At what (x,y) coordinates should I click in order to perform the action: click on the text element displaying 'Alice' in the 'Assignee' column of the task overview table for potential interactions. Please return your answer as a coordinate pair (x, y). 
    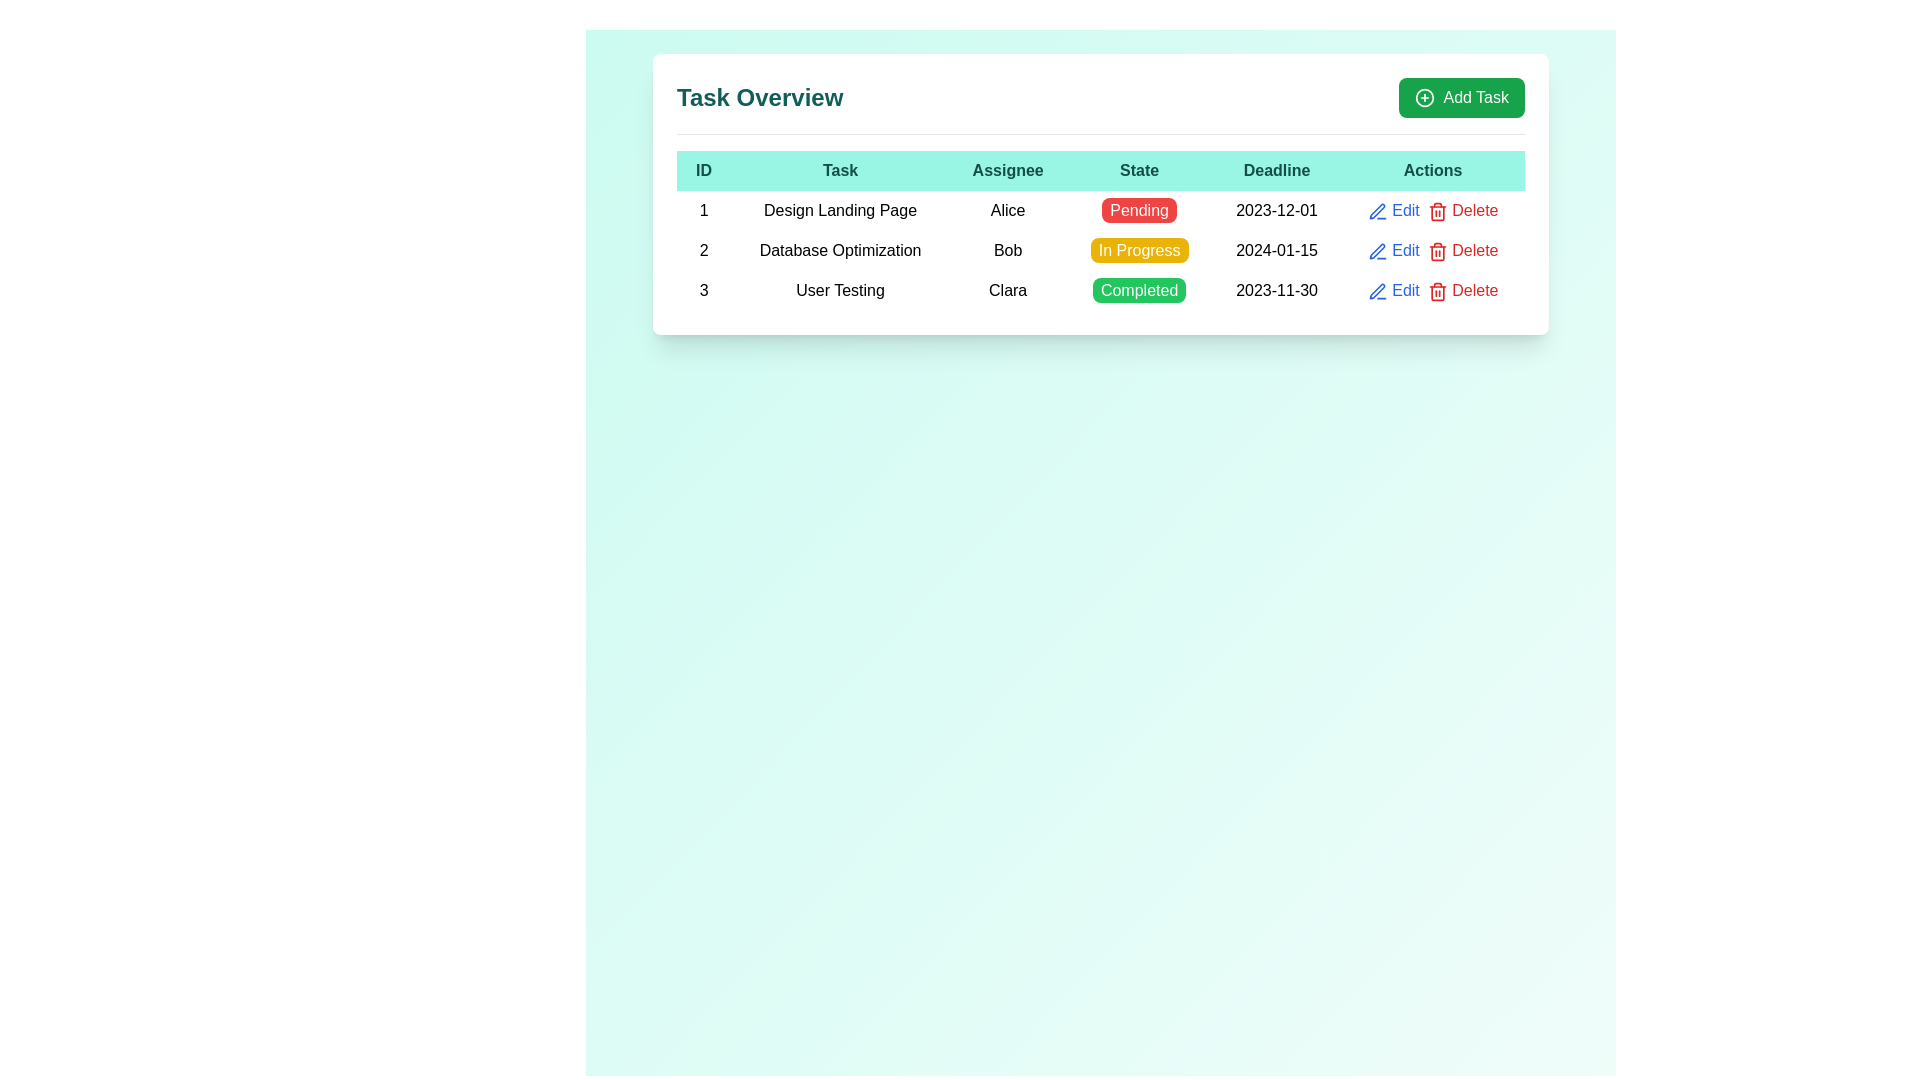
    Looking at the image, I should click on (1008, 211).